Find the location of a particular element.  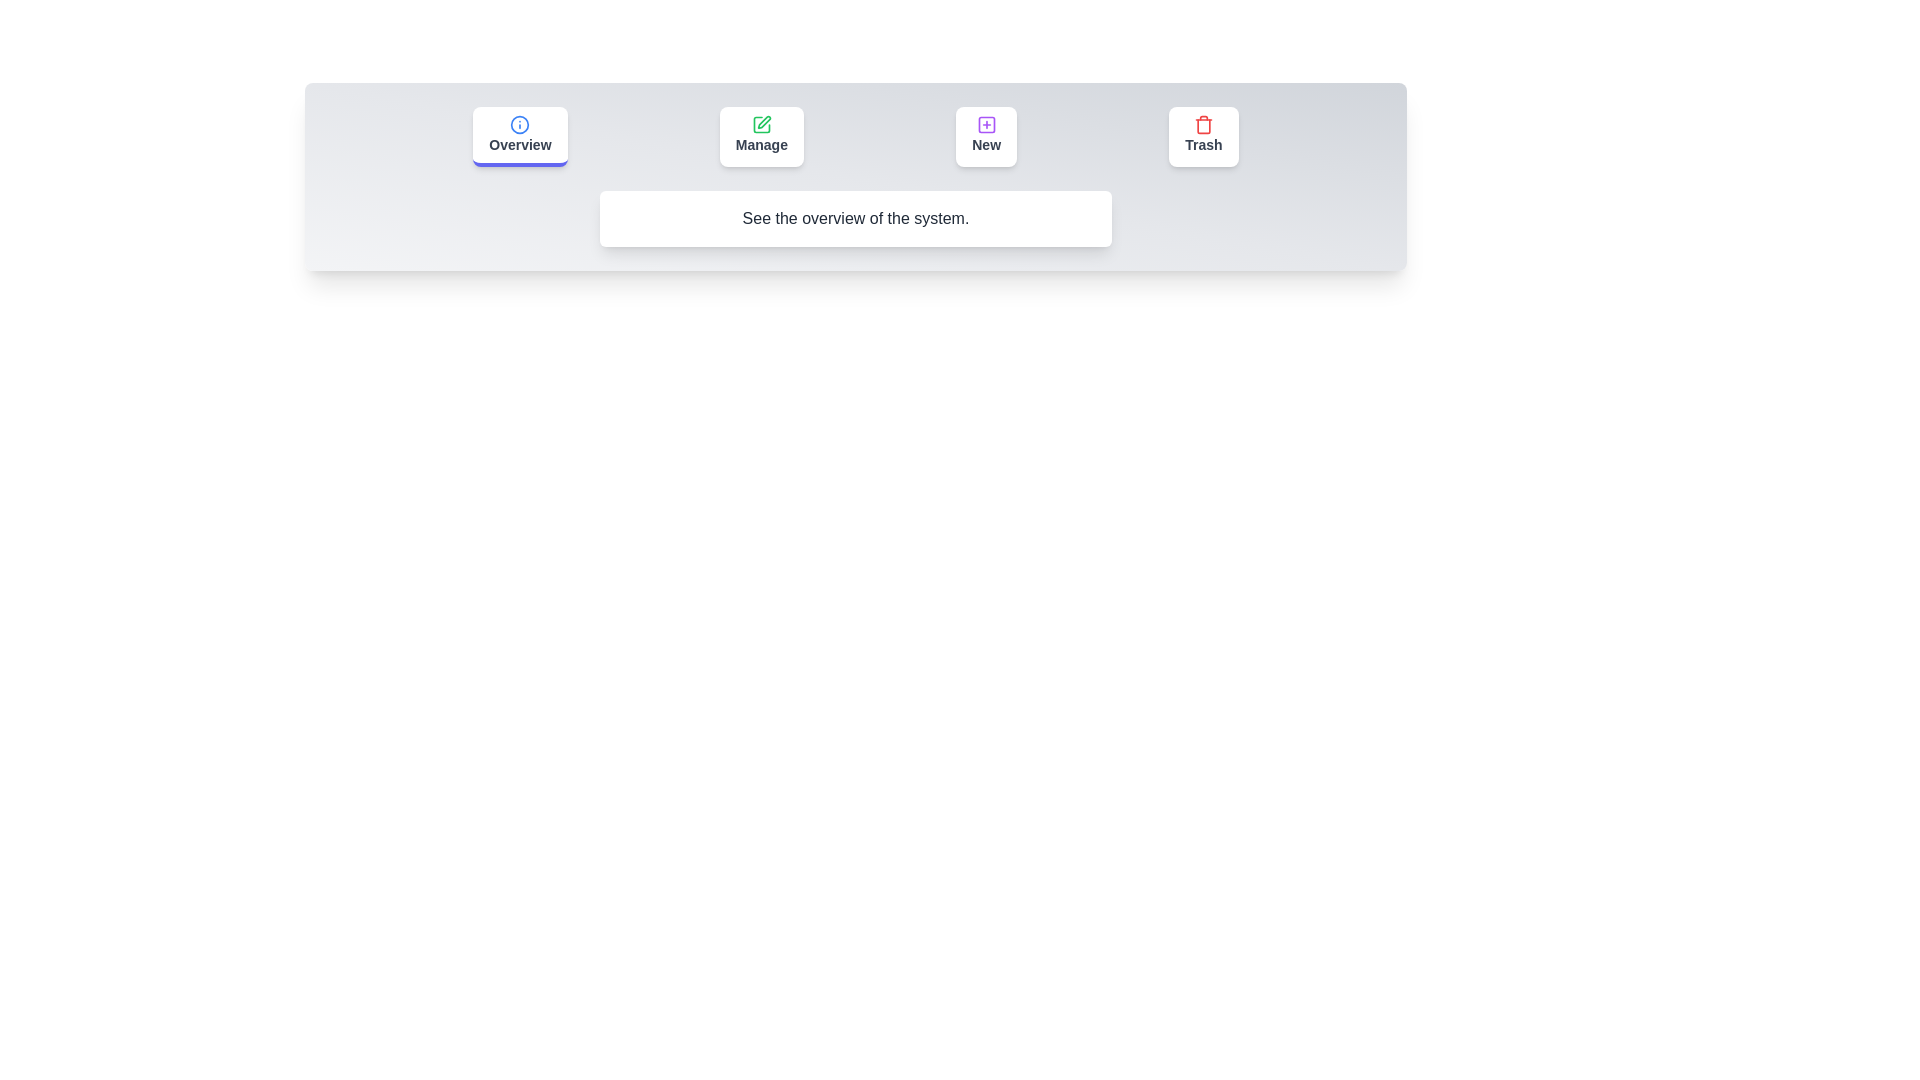

the tab labeled New to observe its visual transition effect is located at coordinates (986, 136).